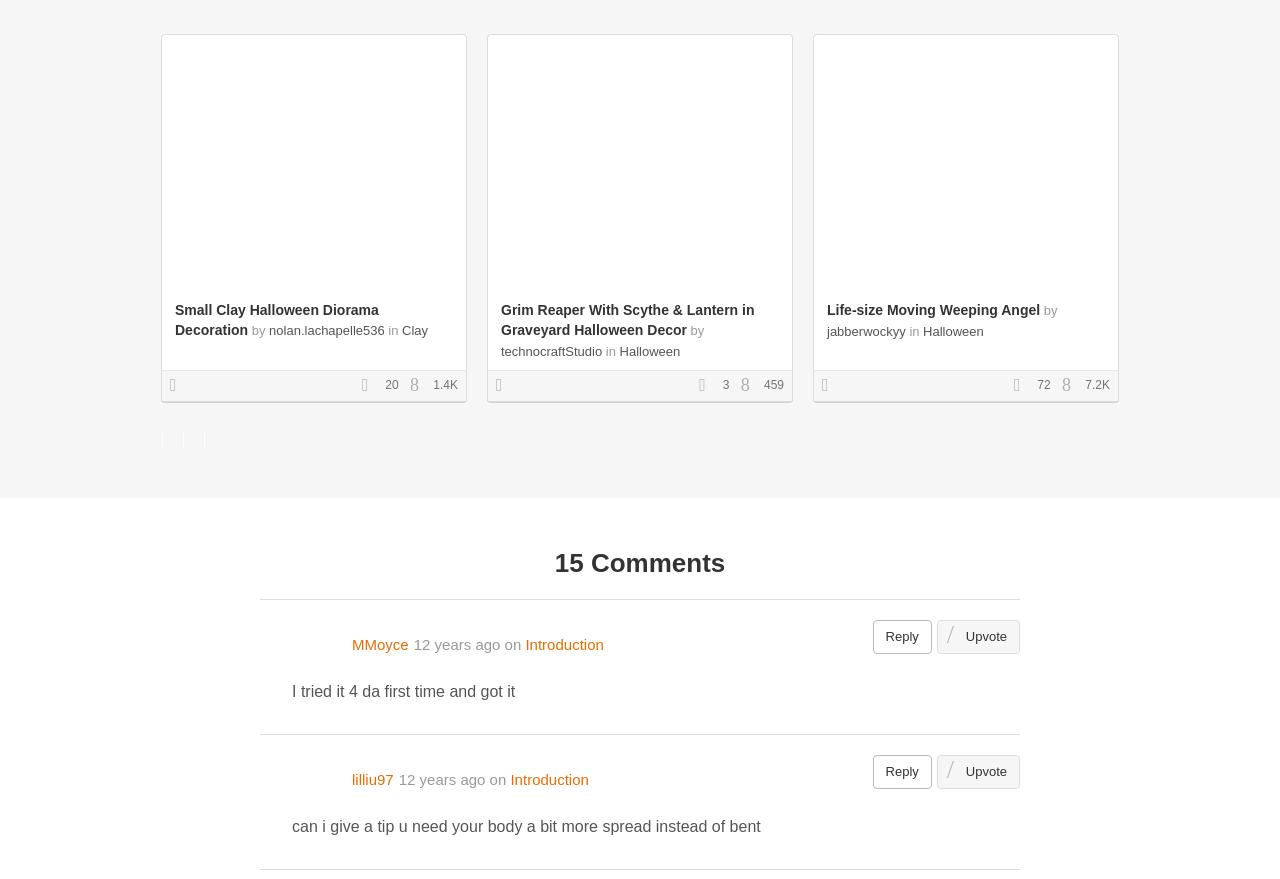 The width and height of the screenshot is (1280, 879). Describe the element at coordinates (827, 310) in the screenshot. I see `'Life-size Moving Weeping Angel'` at that location.